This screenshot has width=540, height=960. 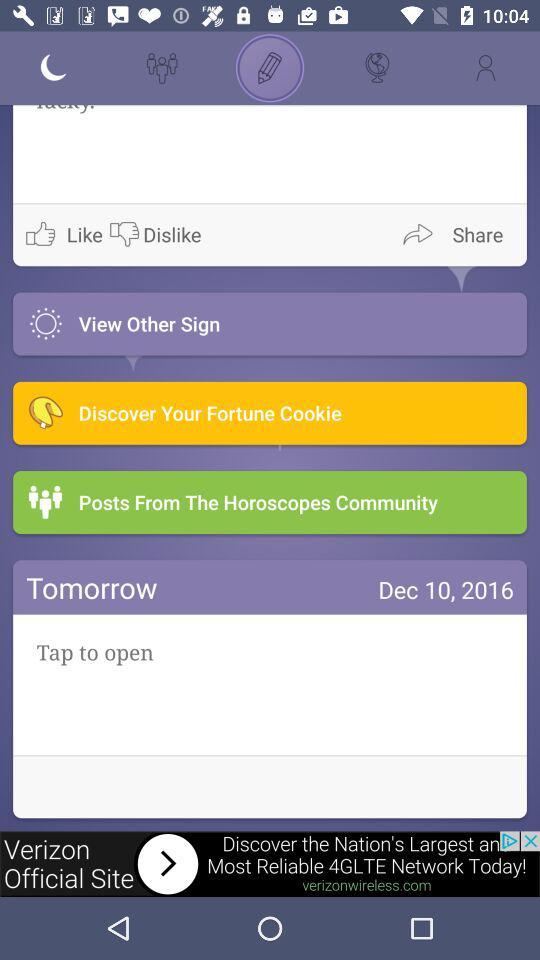 I want to click on edit, so click(x=270, y=68).